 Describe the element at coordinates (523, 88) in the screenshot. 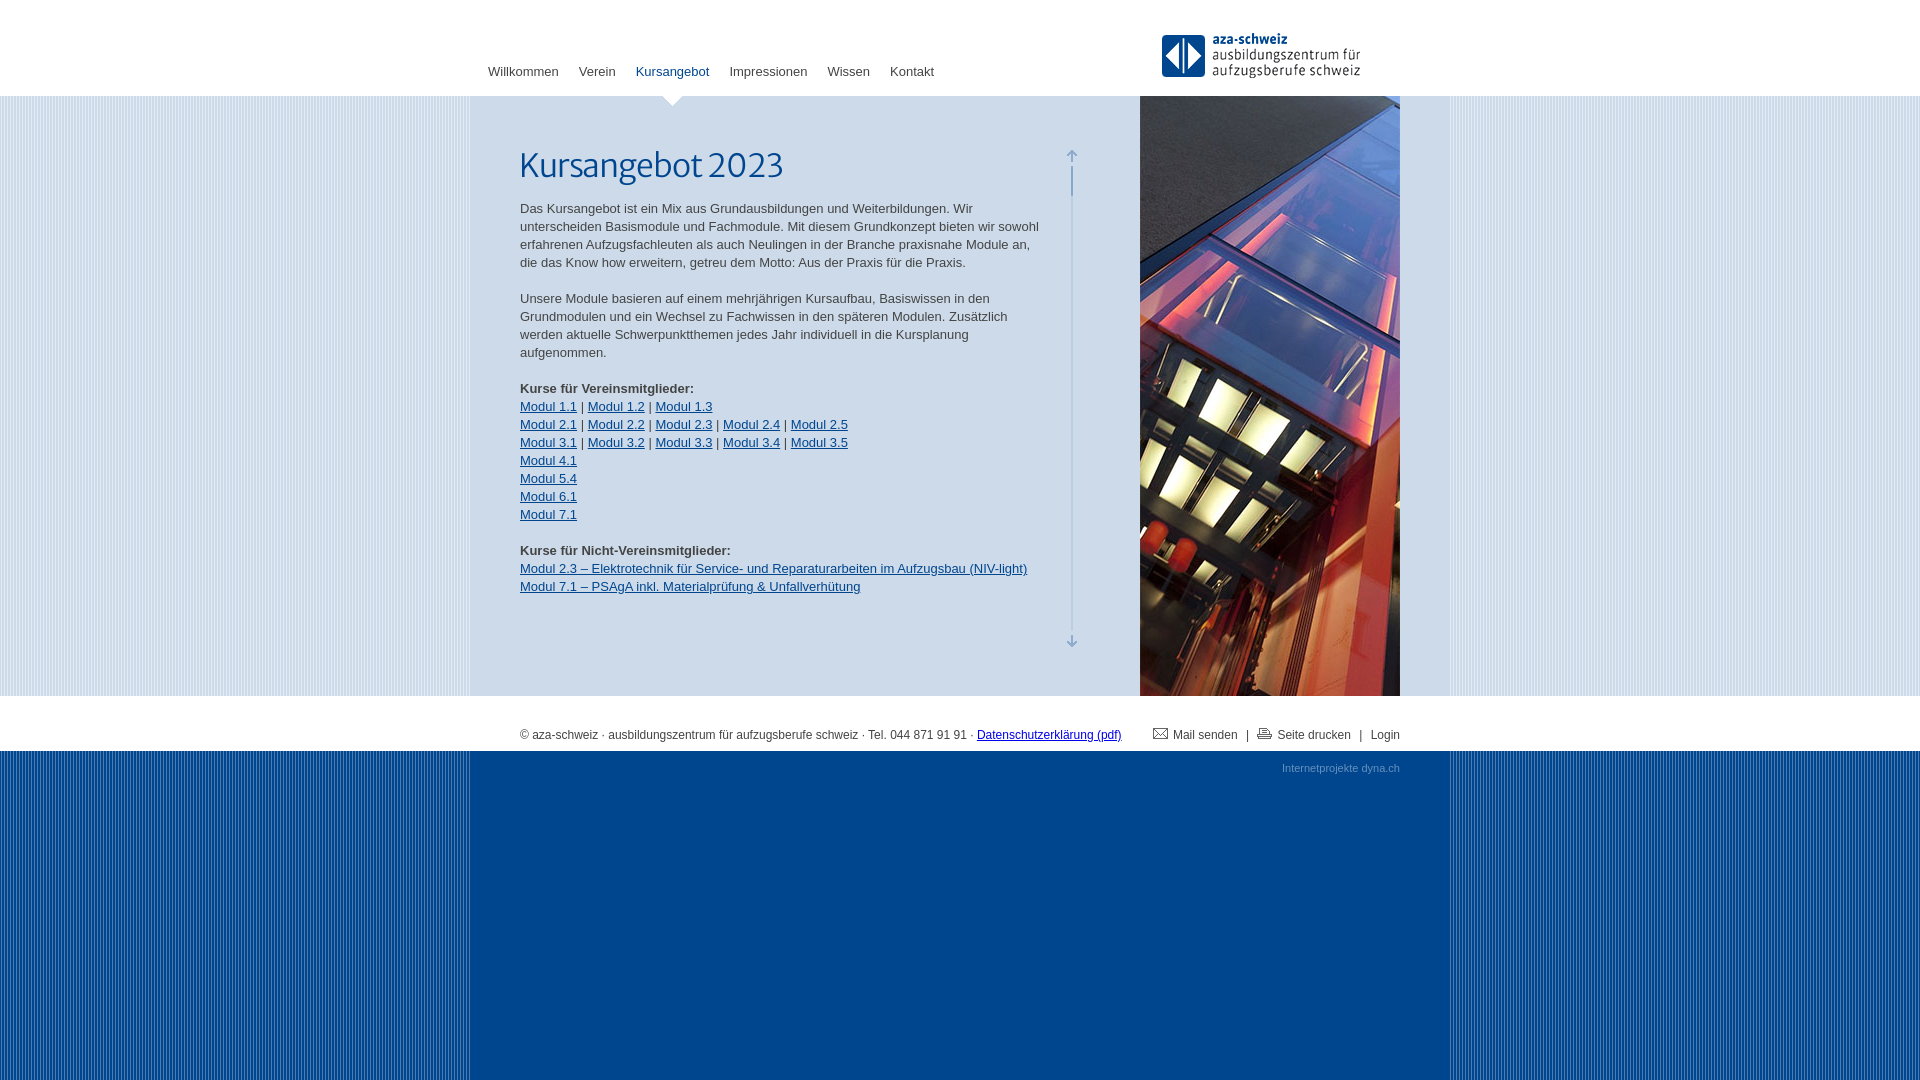

I see `'Willkommen'` at that location.